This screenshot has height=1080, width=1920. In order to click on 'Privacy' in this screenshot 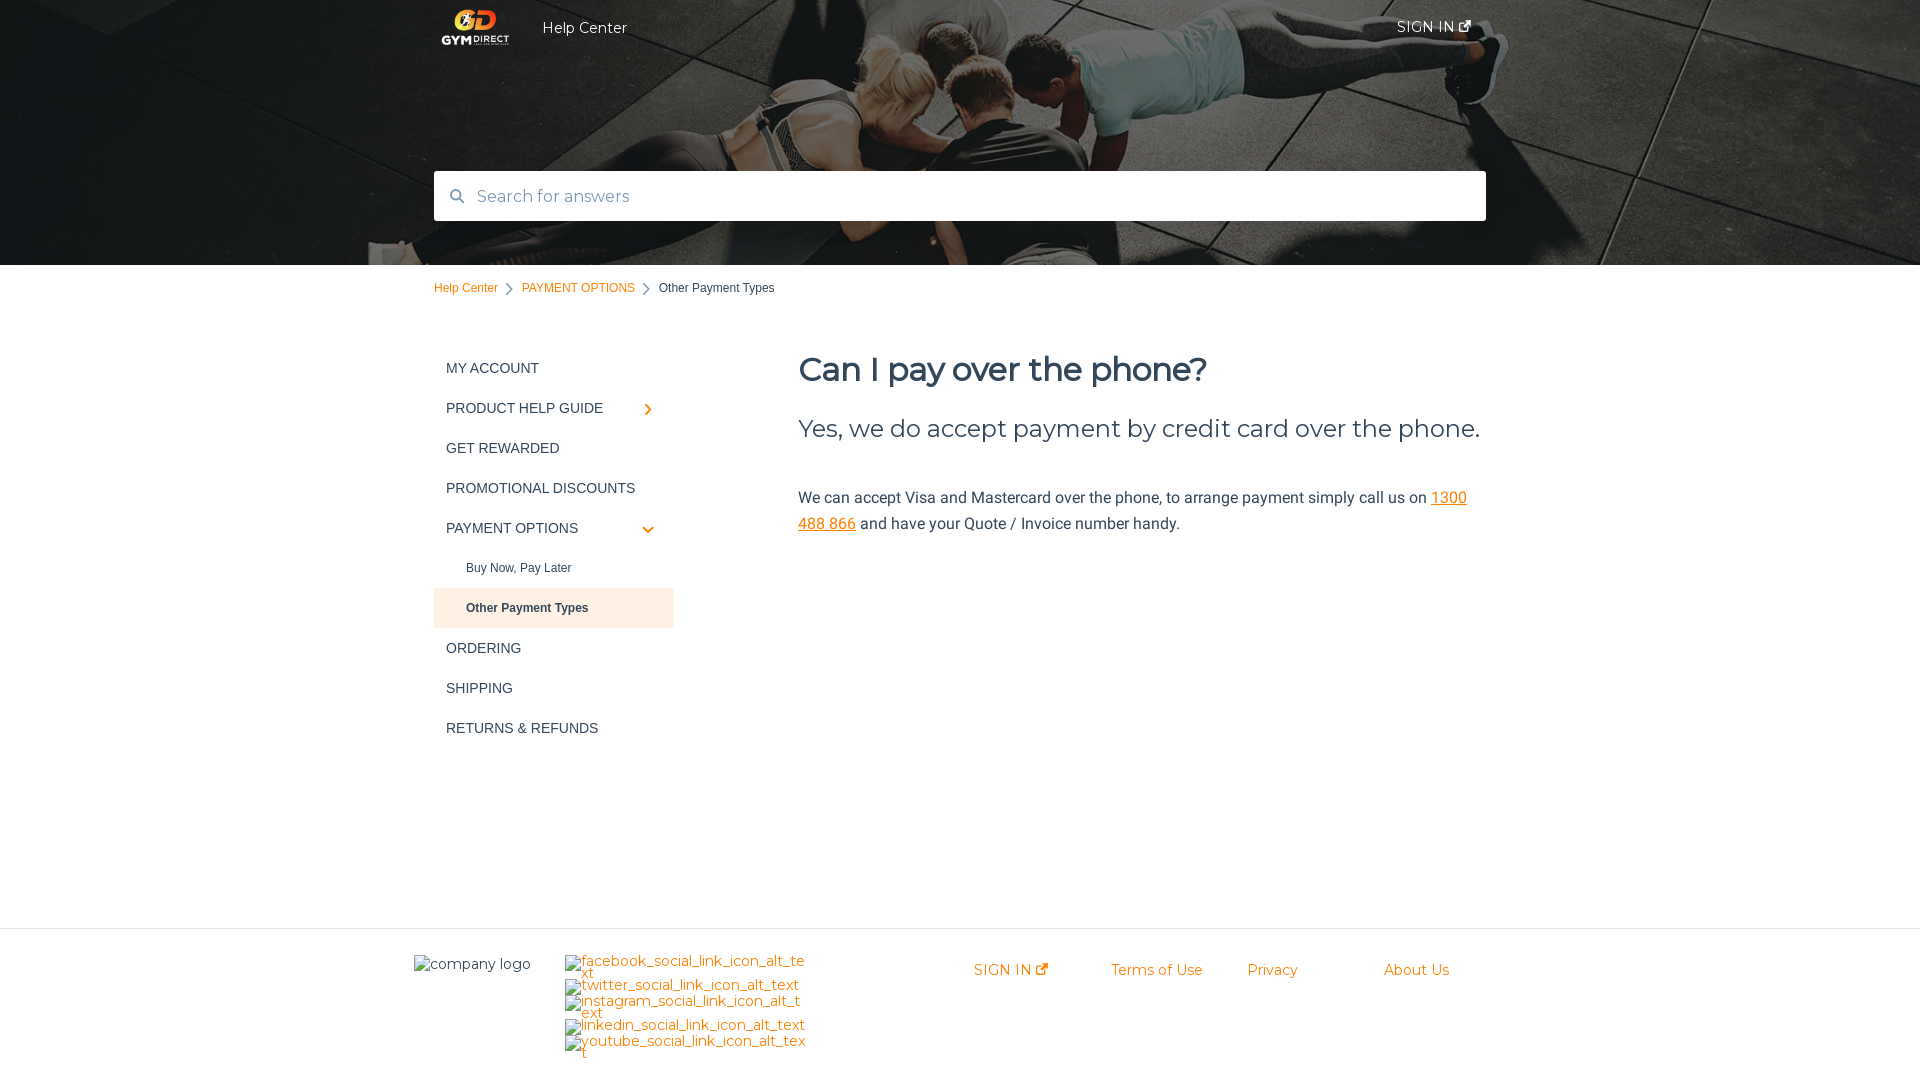, I will do `click(1271, 968)`.